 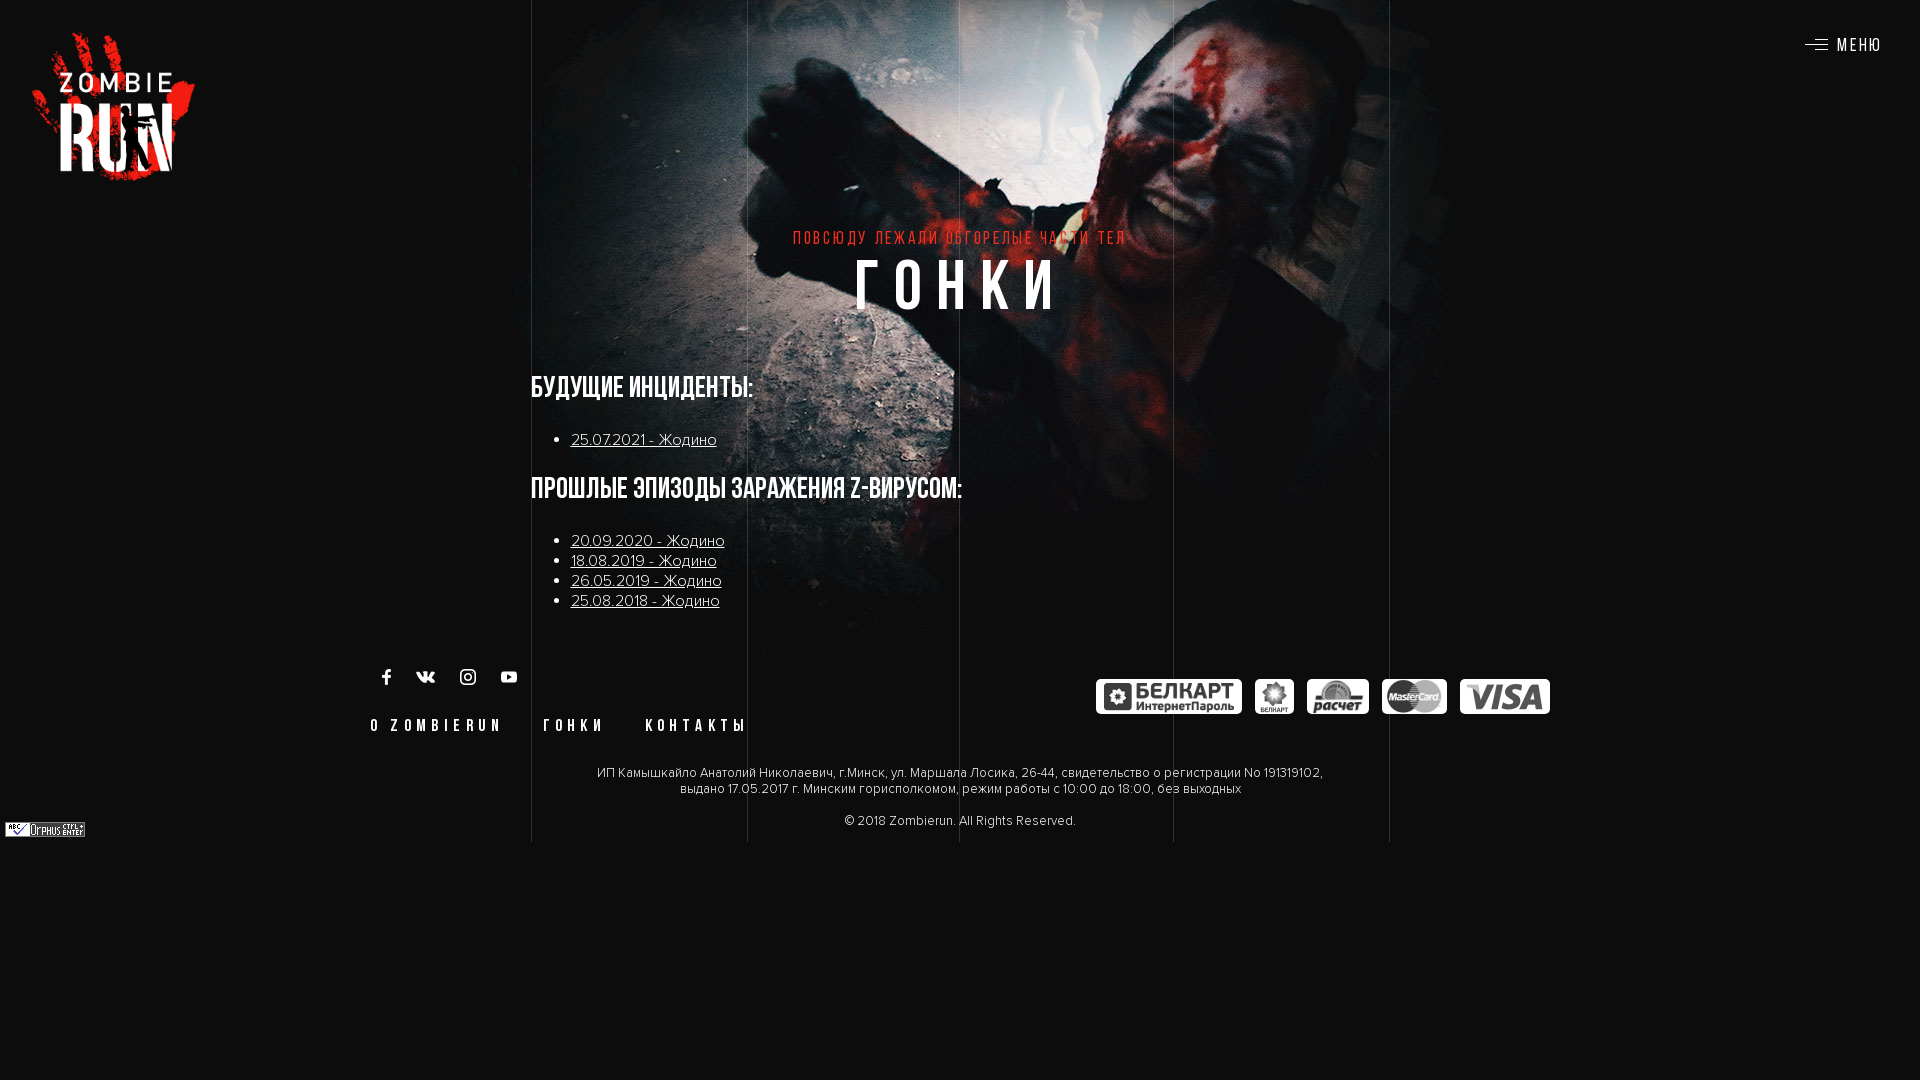 What do you see at coordinates (112, 106) in the screenshot?
I see `'ZOMBIE RUN'` at bounding box center [112, 106].